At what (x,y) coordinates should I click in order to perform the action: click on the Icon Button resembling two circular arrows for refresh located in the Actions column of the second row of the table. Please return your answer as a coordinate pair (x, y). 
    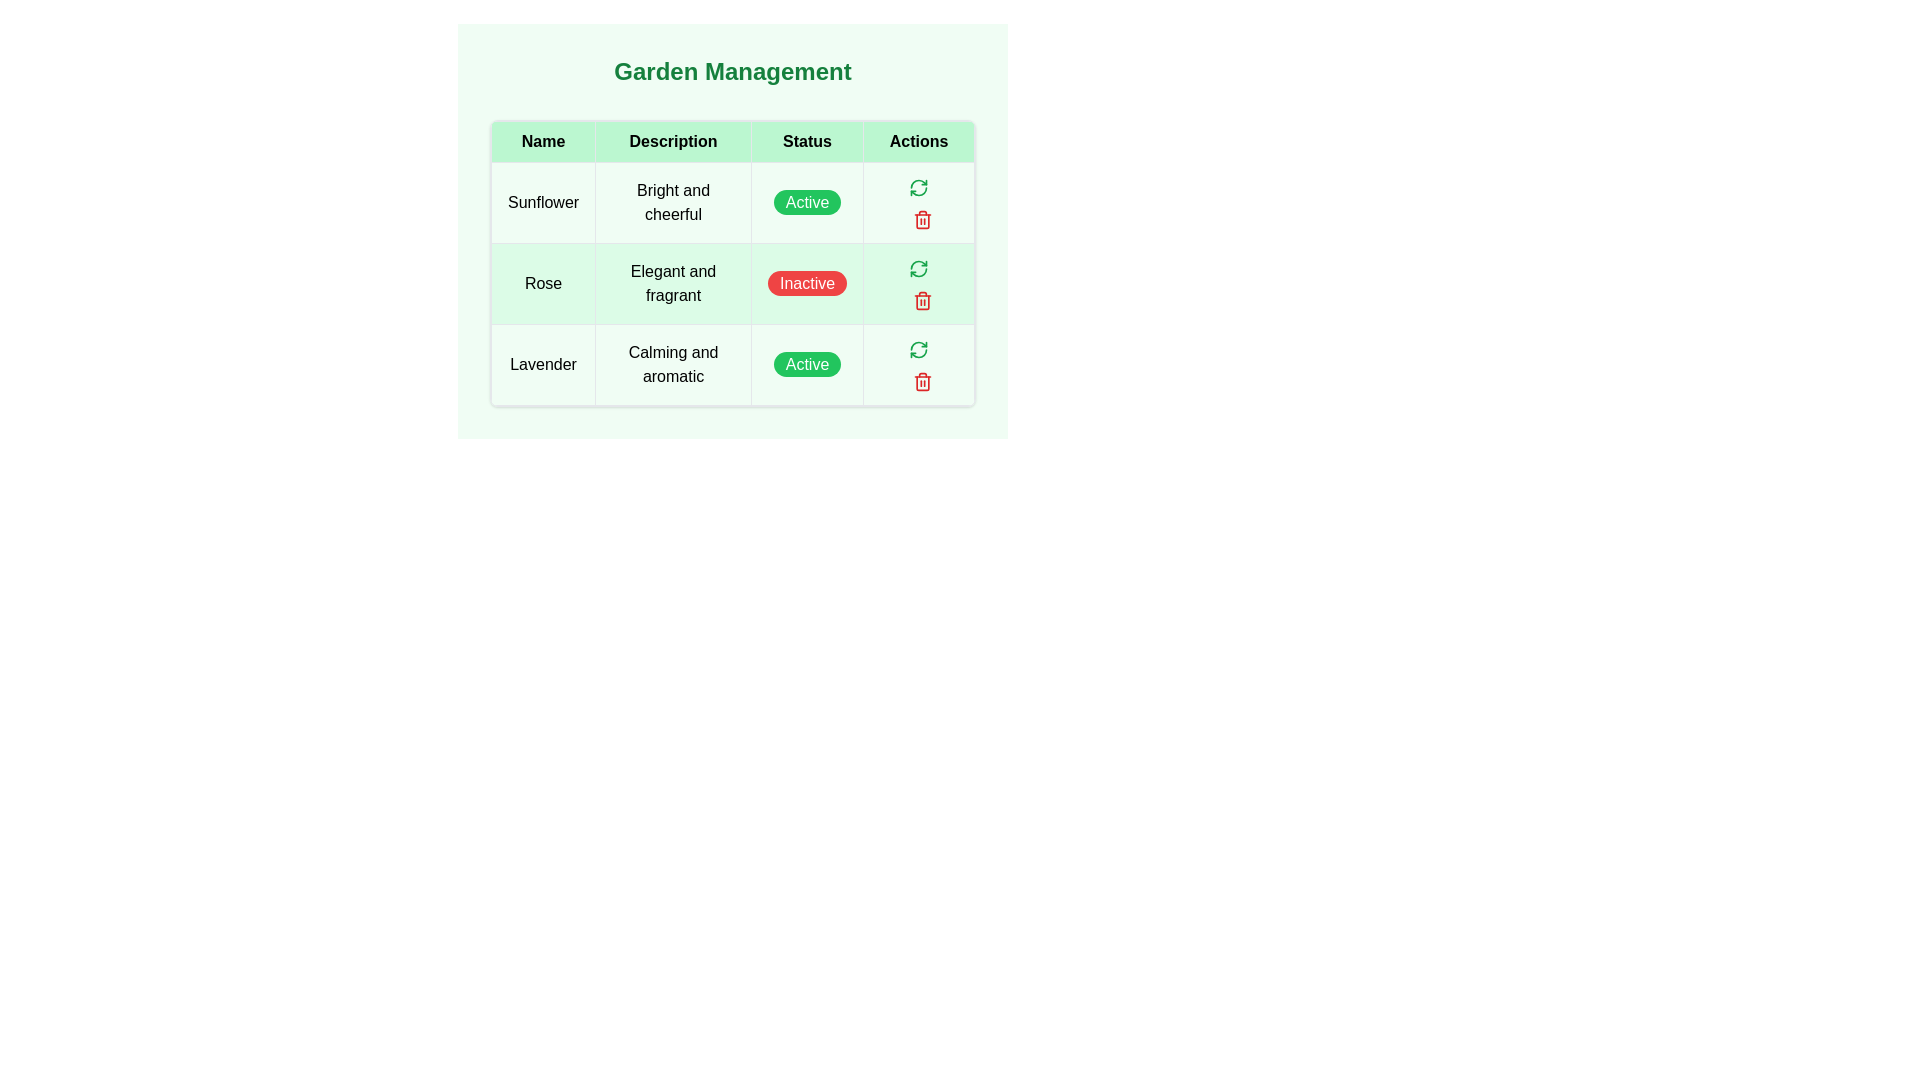
    Looking at the image, I should click on (918, 187).